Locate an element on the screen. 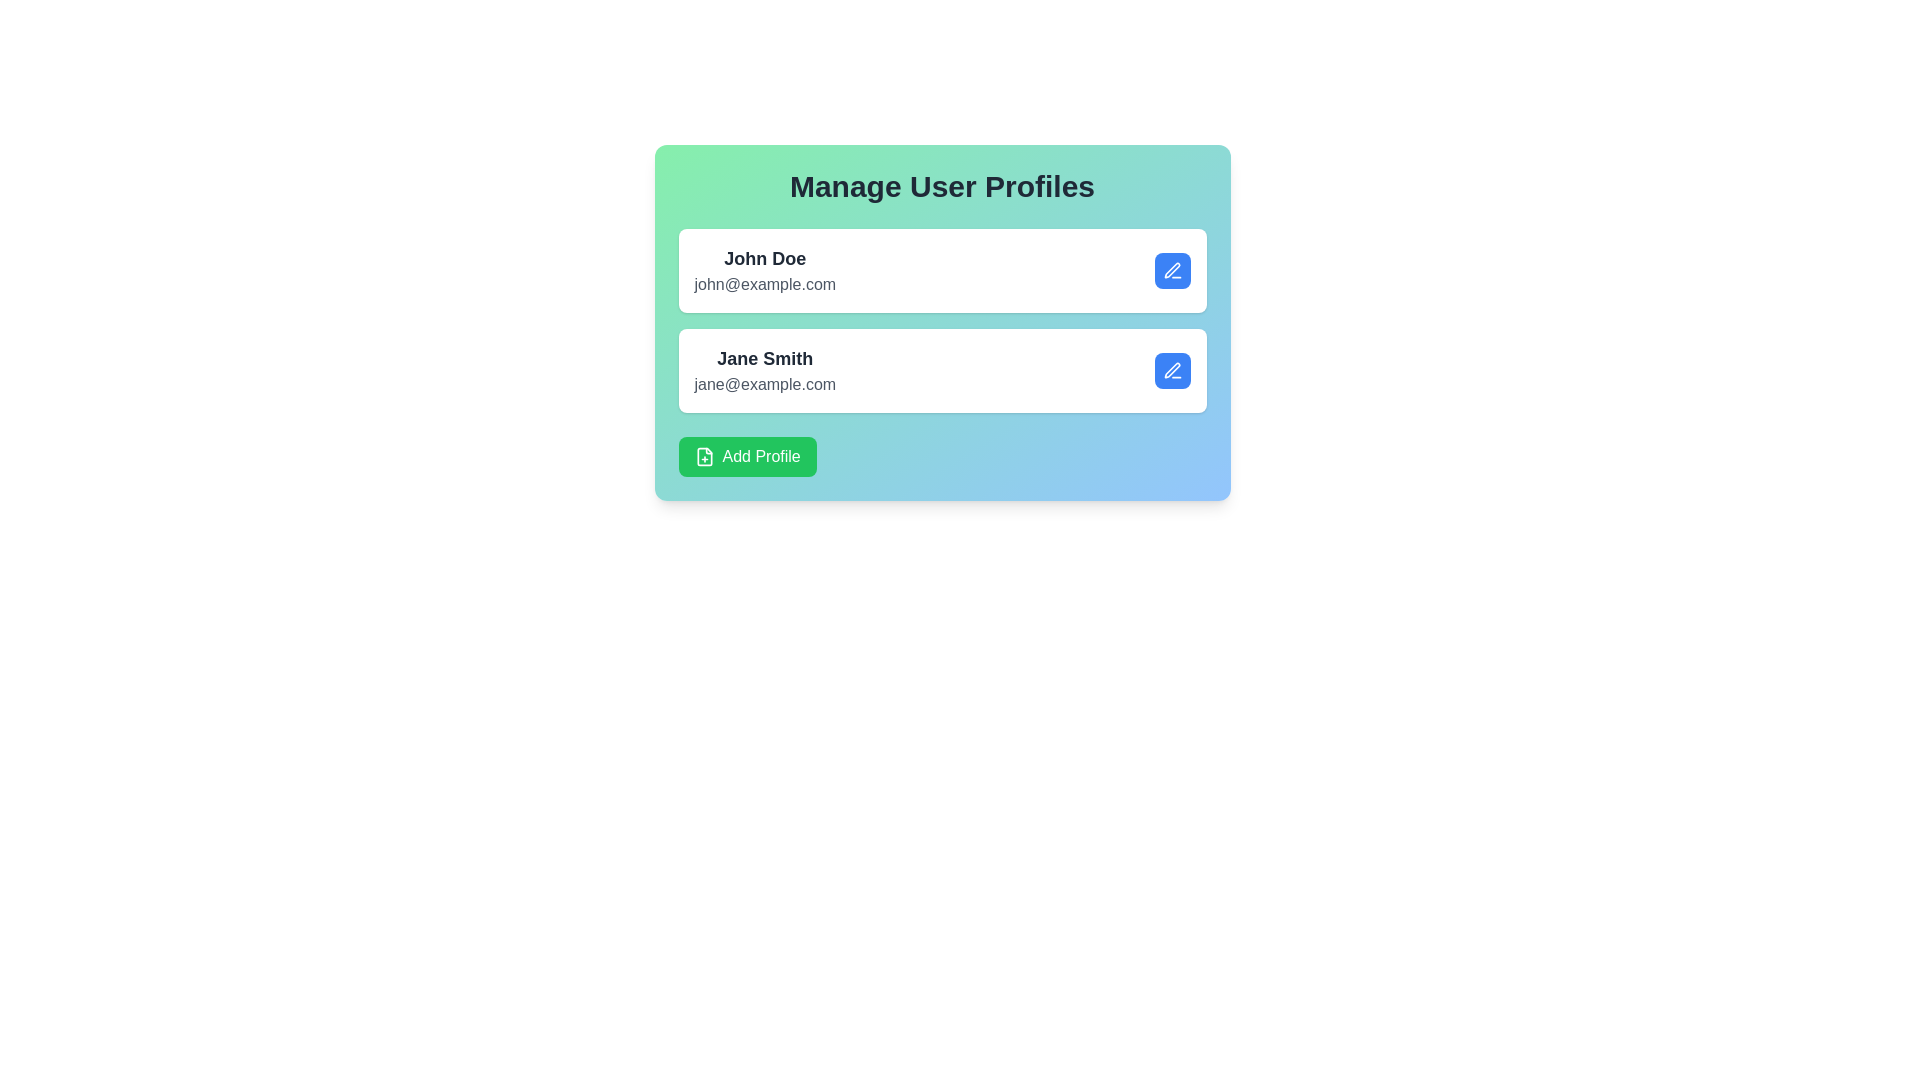 This screenshot has height=1080, width=1920. the email address text label associated with the user profile 'Jane Smith', which is located beneath the name 'Jane Smith' in the profile section is located at coordinates (764, 385).